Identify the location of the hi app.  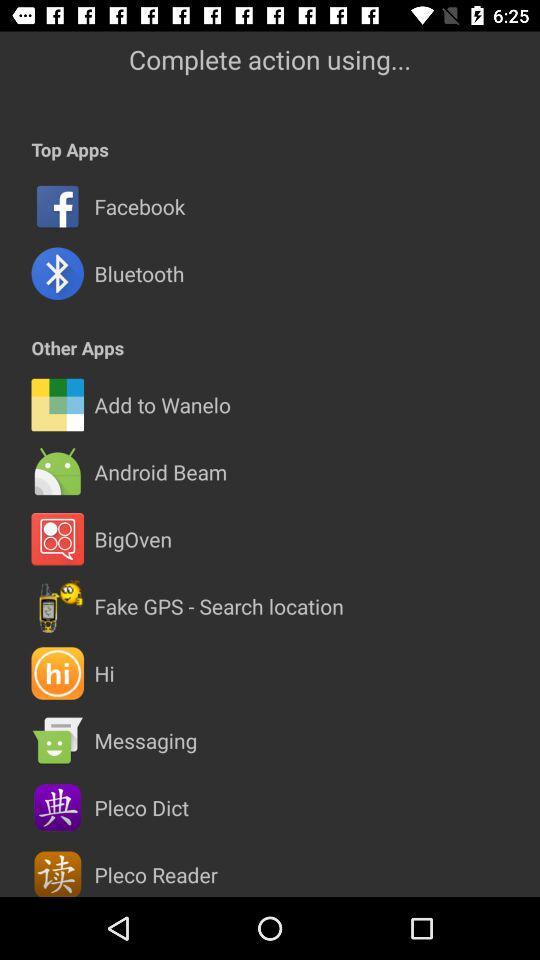
(104, 673).